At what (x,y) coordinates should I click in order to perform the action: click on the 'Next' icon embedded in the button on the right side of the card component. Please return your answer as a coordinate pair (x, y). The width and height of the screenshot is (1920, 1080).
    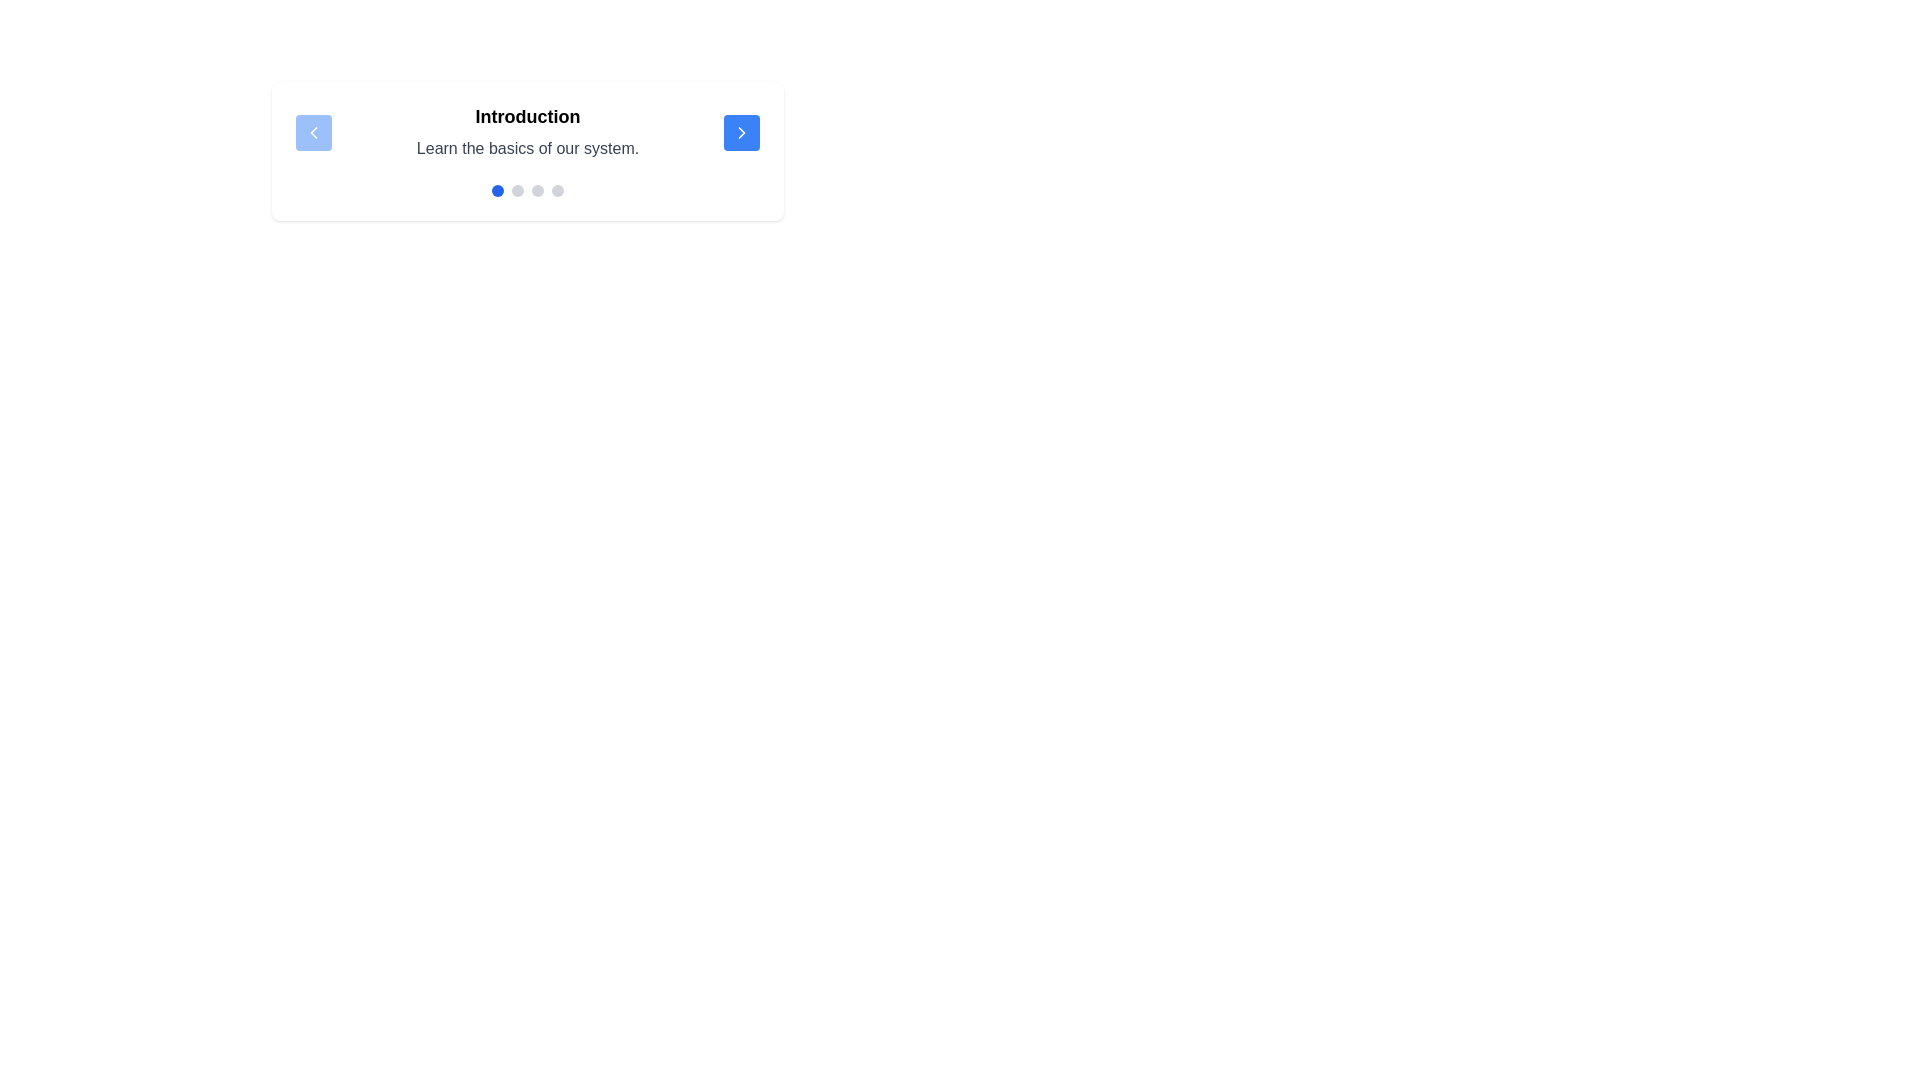
    Looking at the image, I should click on (741, 132).